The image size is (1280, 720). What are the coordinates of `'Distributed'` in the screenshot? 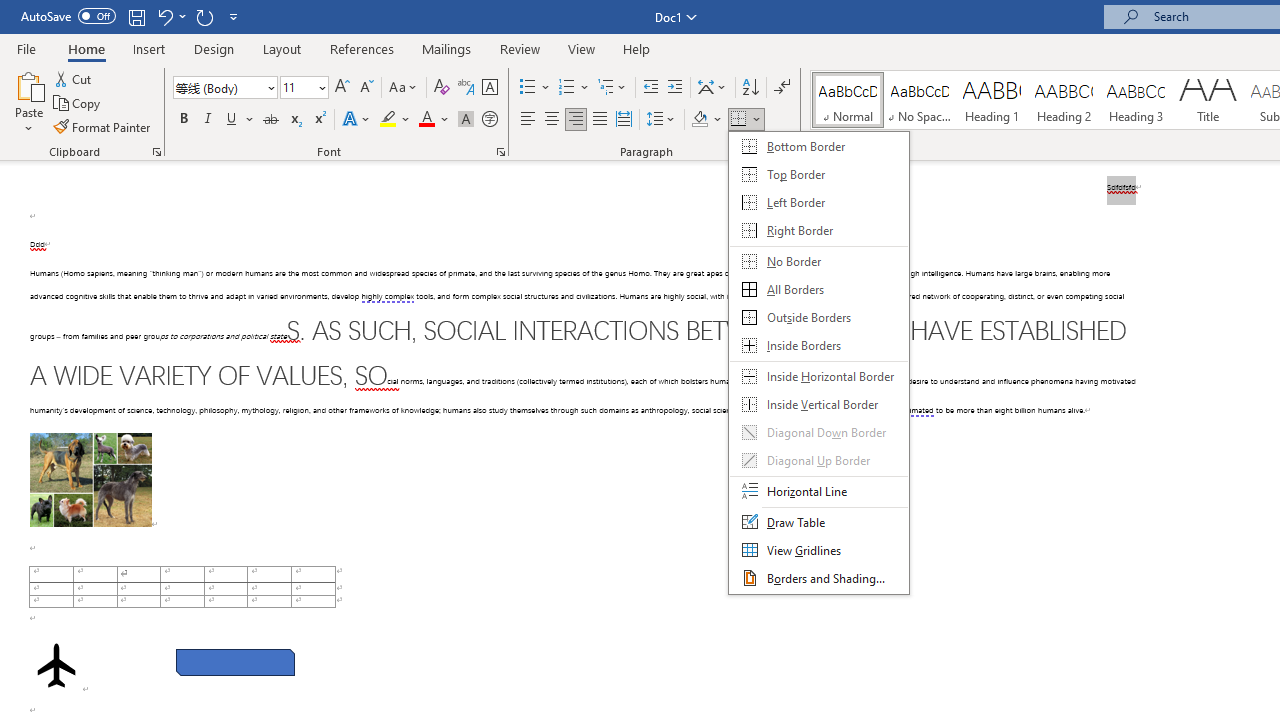 It's located at (623, 119).